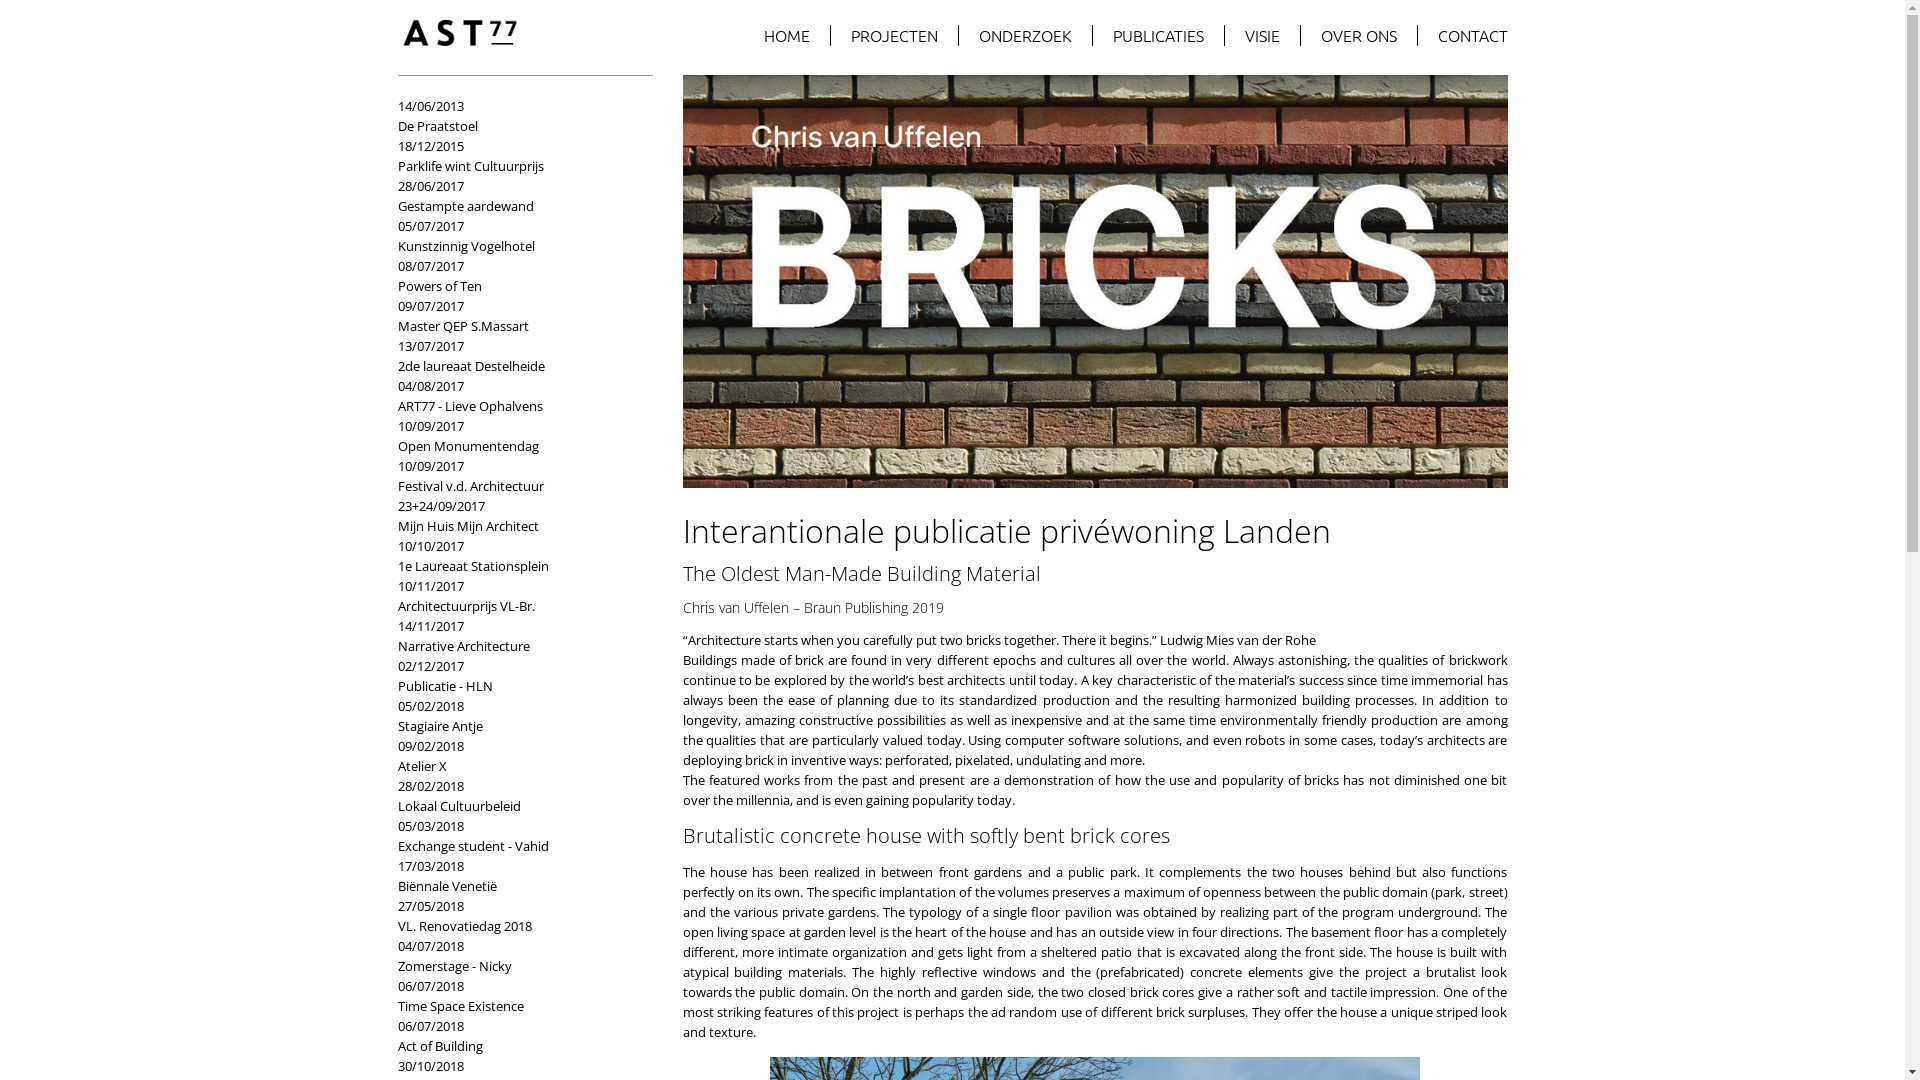  I want to click on 'ONDERZOEK', so click(1025, 35).